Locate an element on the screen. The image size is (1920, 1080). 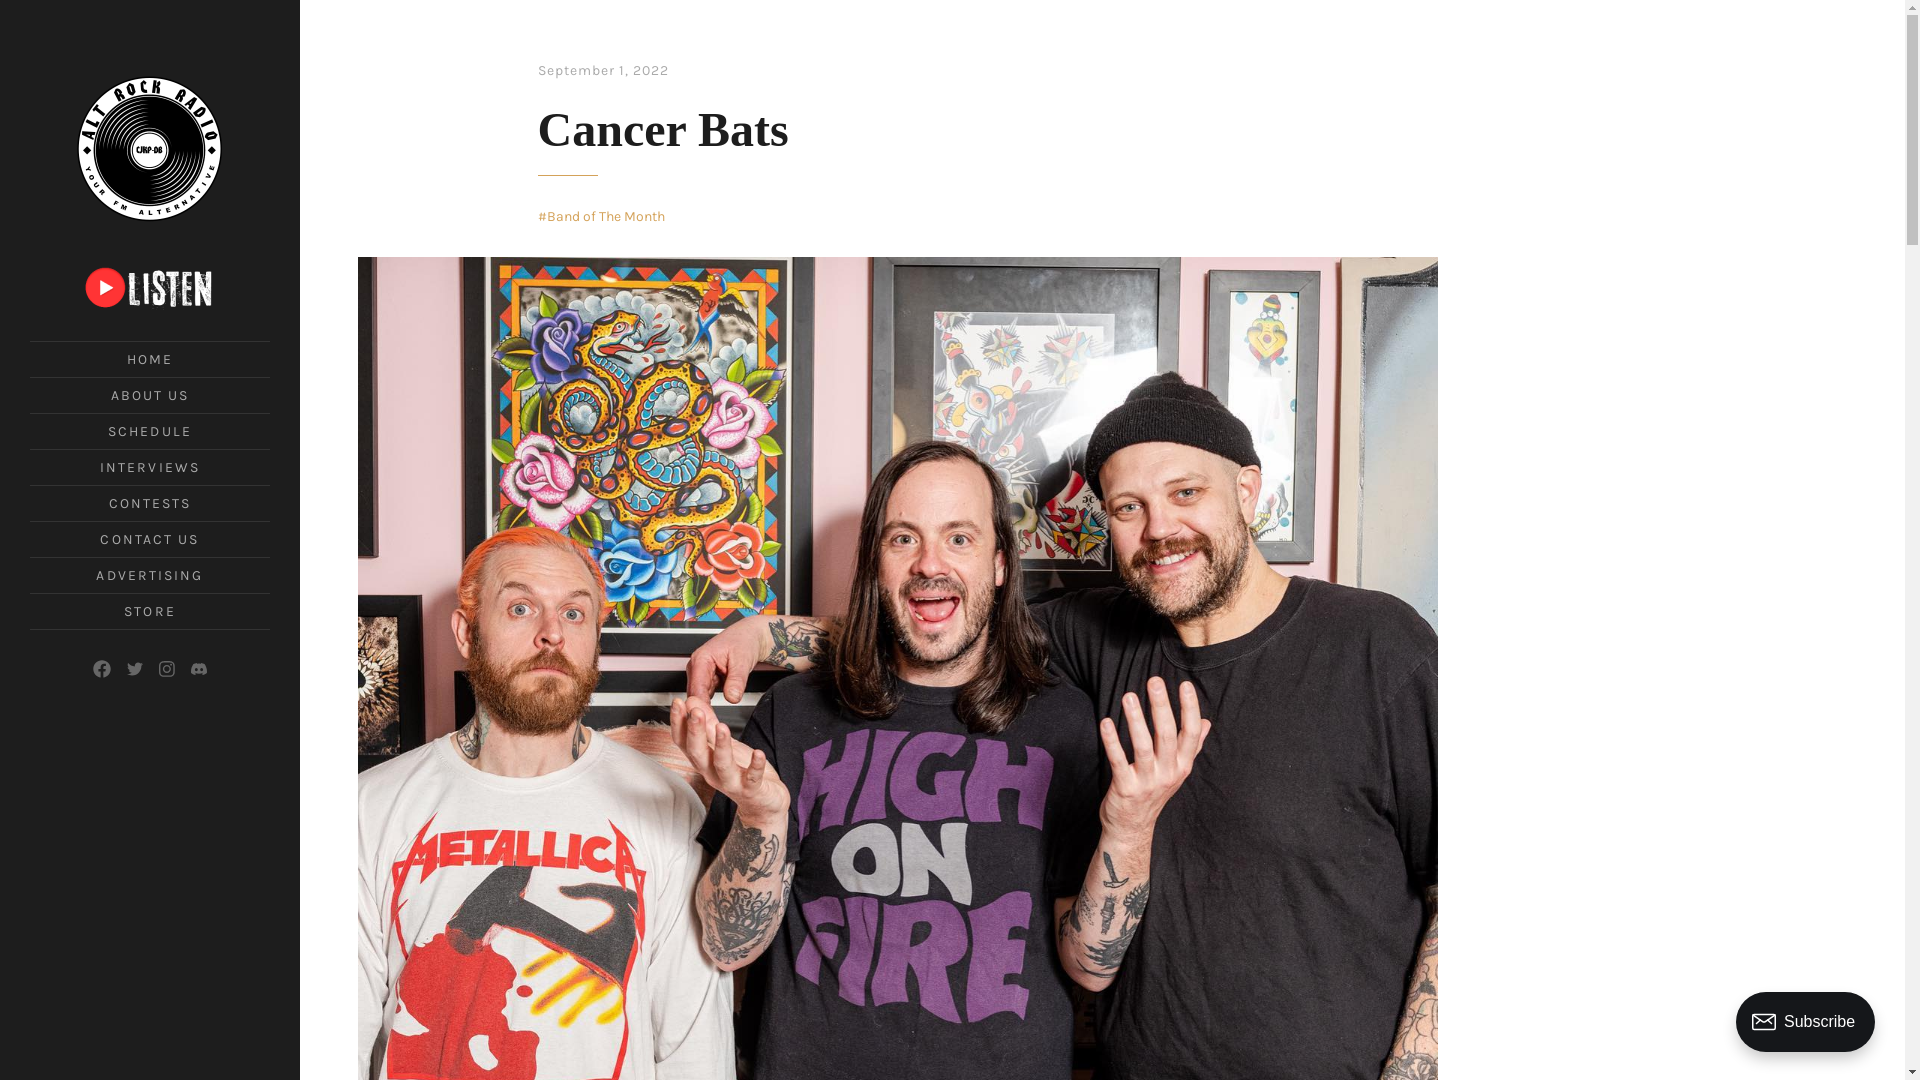
'SCHEDULE' is located at coordinates (148, 430).